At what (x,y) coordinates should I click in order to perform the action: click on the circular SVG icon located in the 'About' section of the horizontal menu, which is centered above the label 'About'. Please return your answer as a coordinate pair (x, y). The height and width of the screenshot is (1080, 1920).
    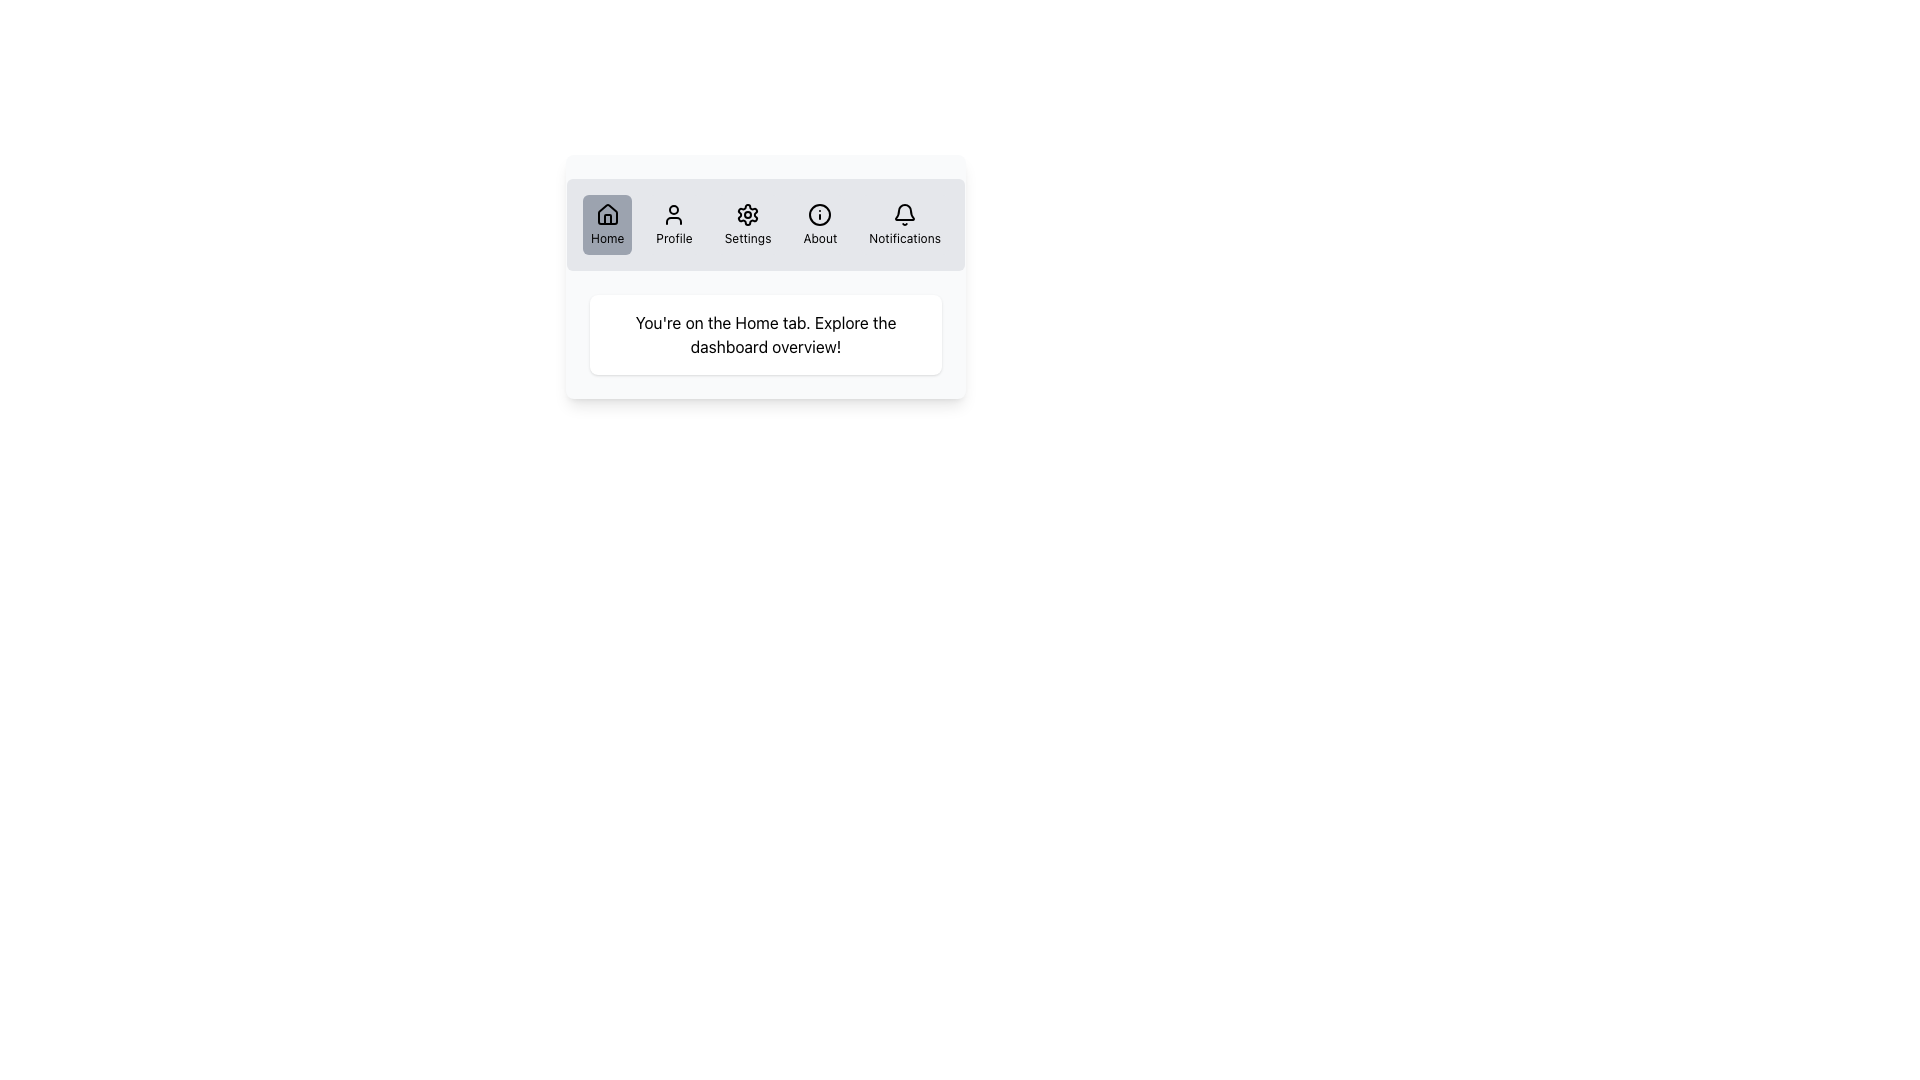
    Looking at the image, I should click on (820, 215).